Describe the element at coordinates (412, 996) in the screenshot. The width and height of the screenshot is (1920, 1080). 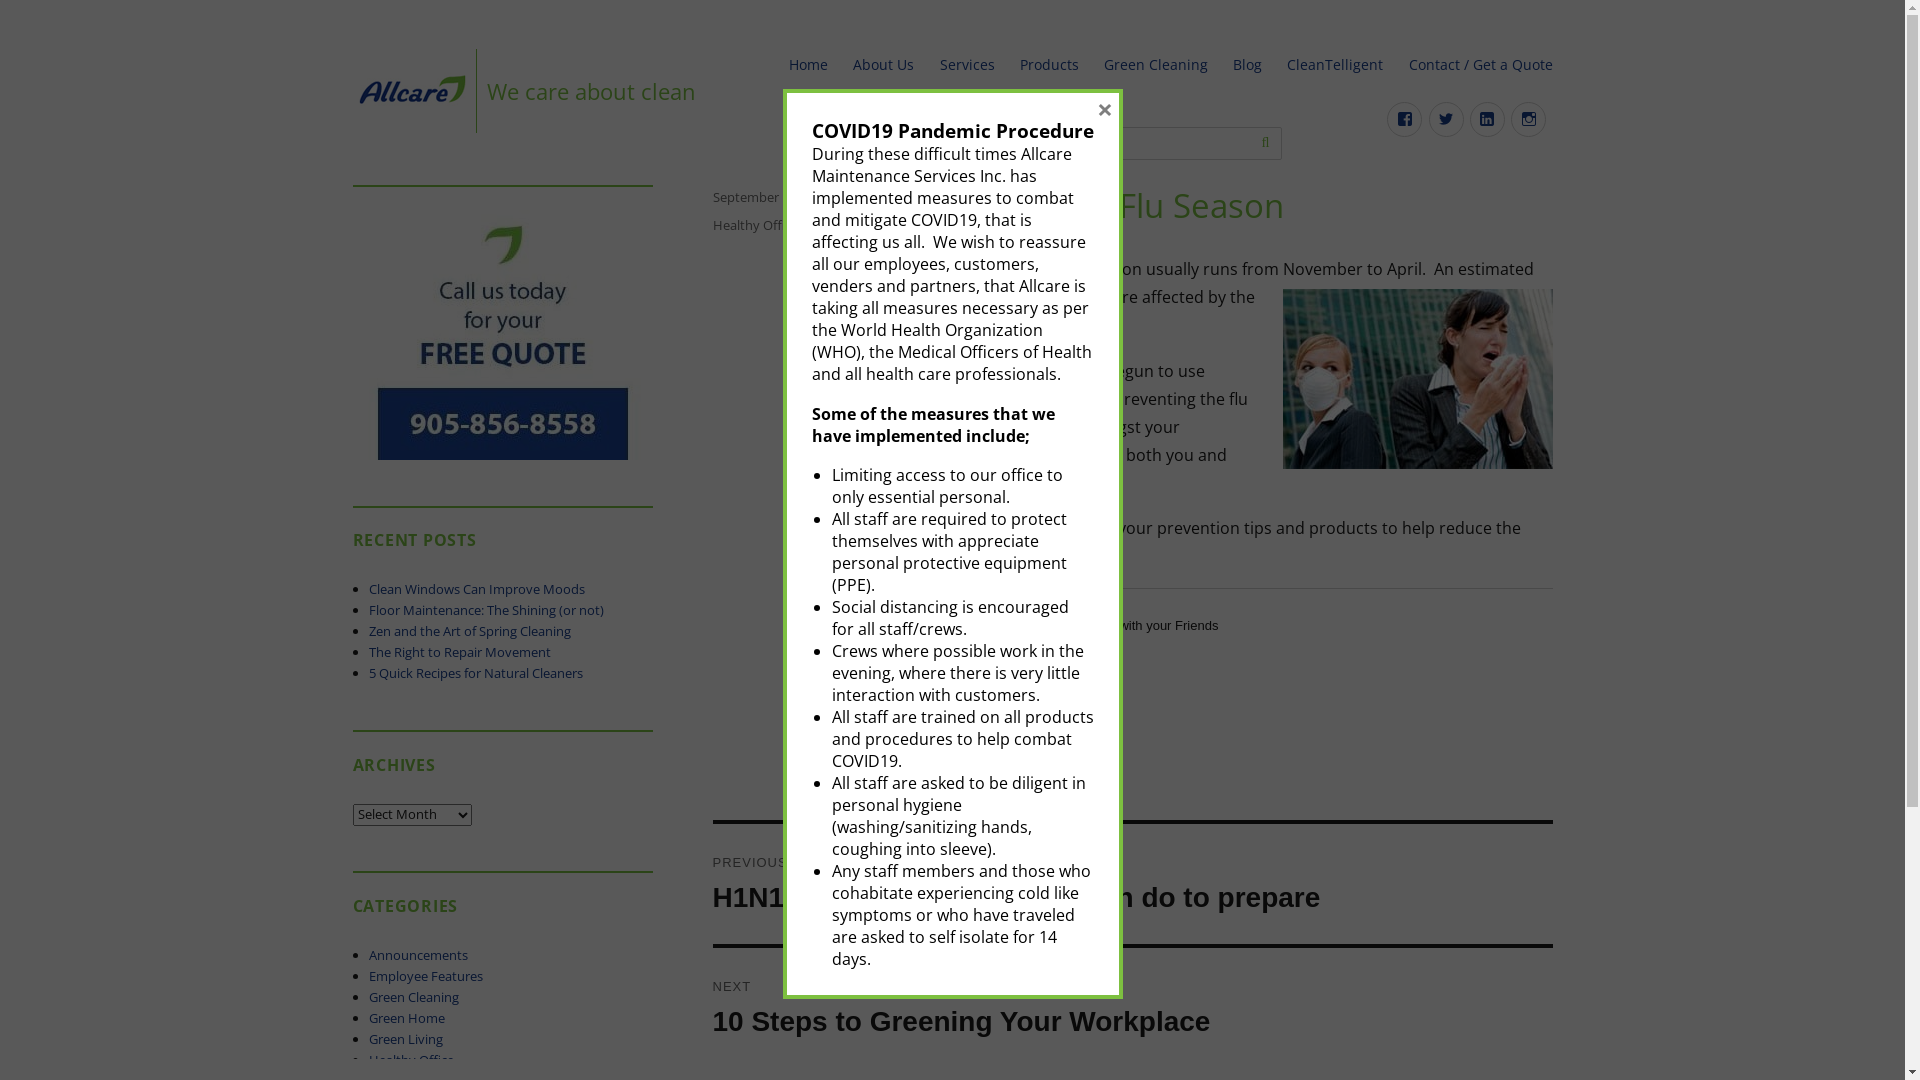
I see `'Green Cleaning'` at that location.